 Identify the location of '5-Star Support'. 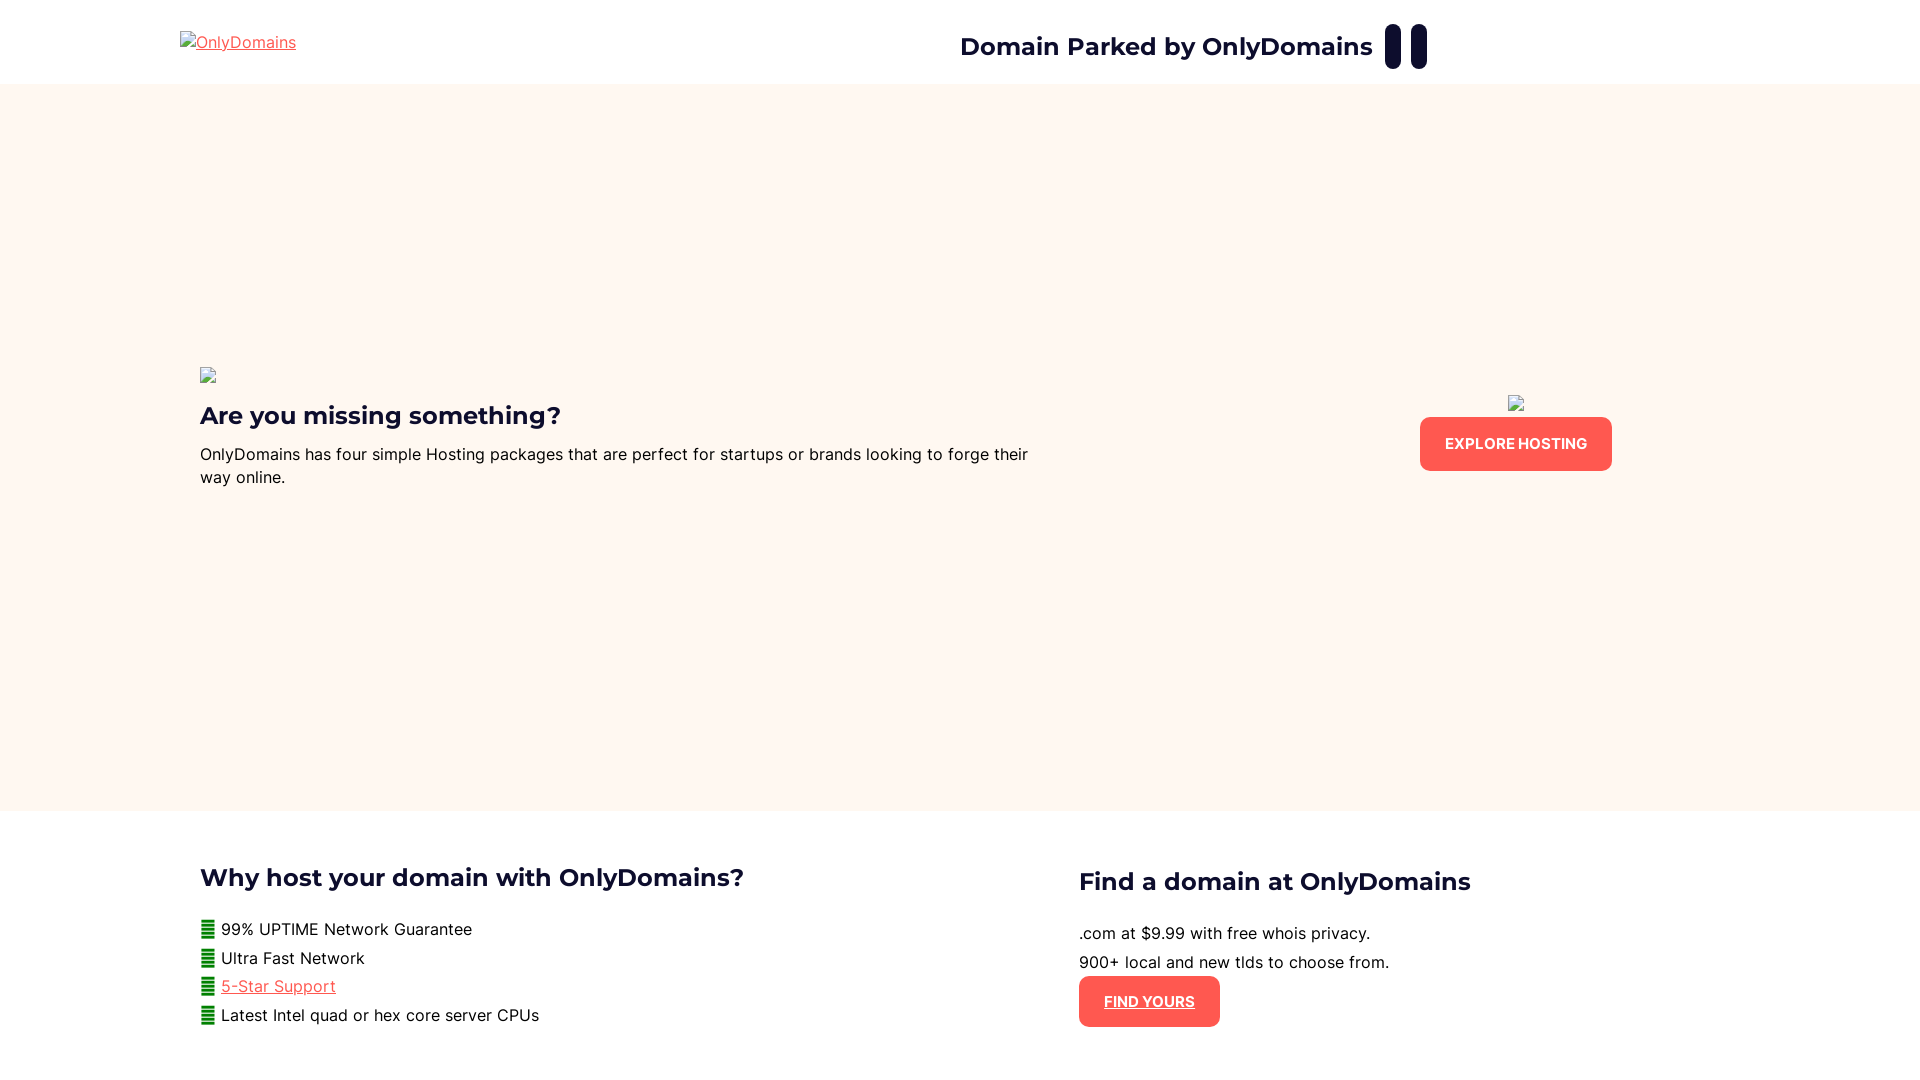
(277, 985).